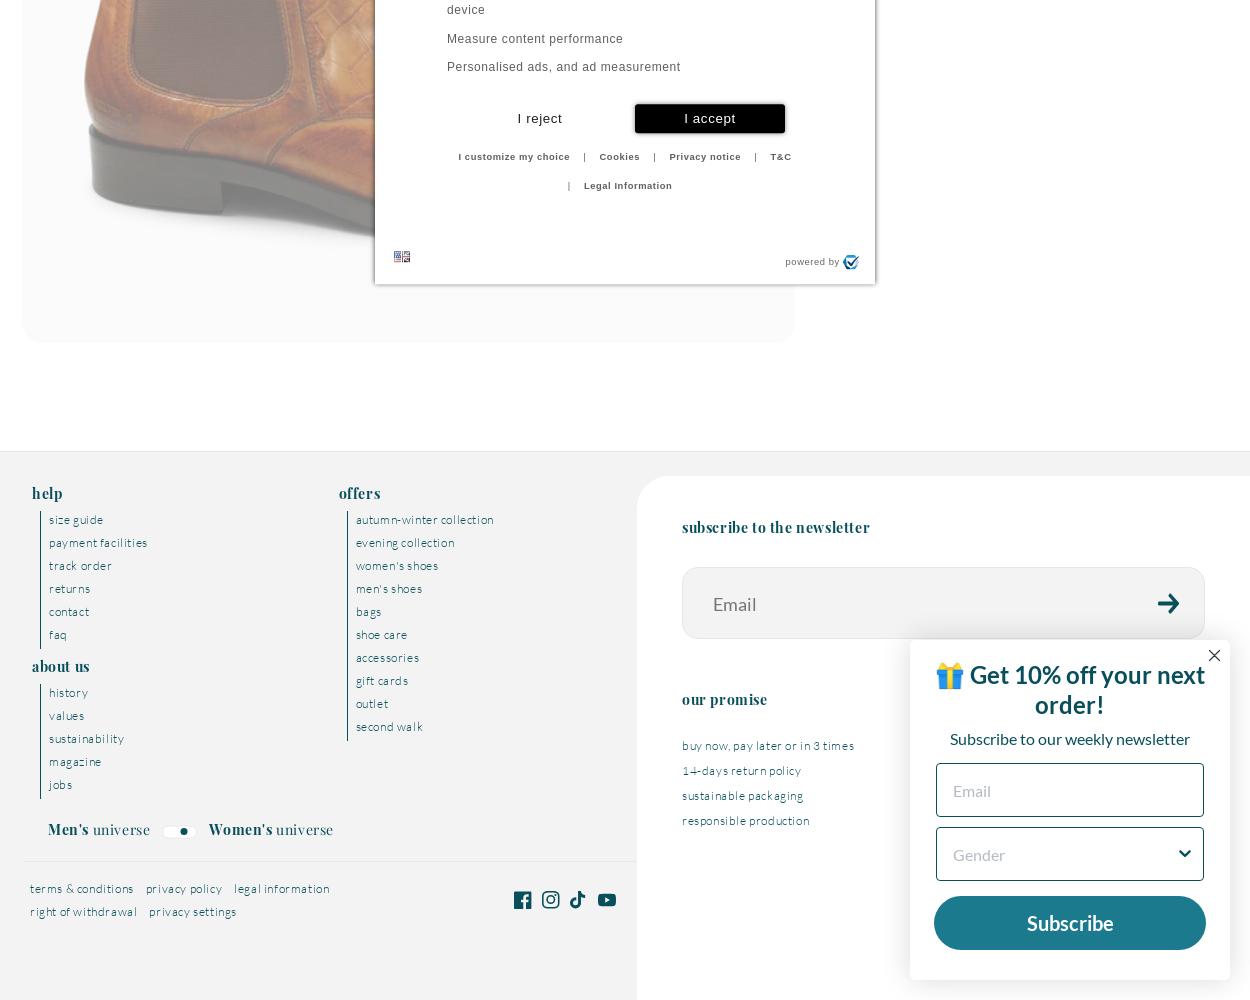 The height and width of the screenshot is (1000, 1250). Describe the element at coordinates (767, 744) in the screenshot. I see `'buy now, pay later or in 3 times'` at that location.